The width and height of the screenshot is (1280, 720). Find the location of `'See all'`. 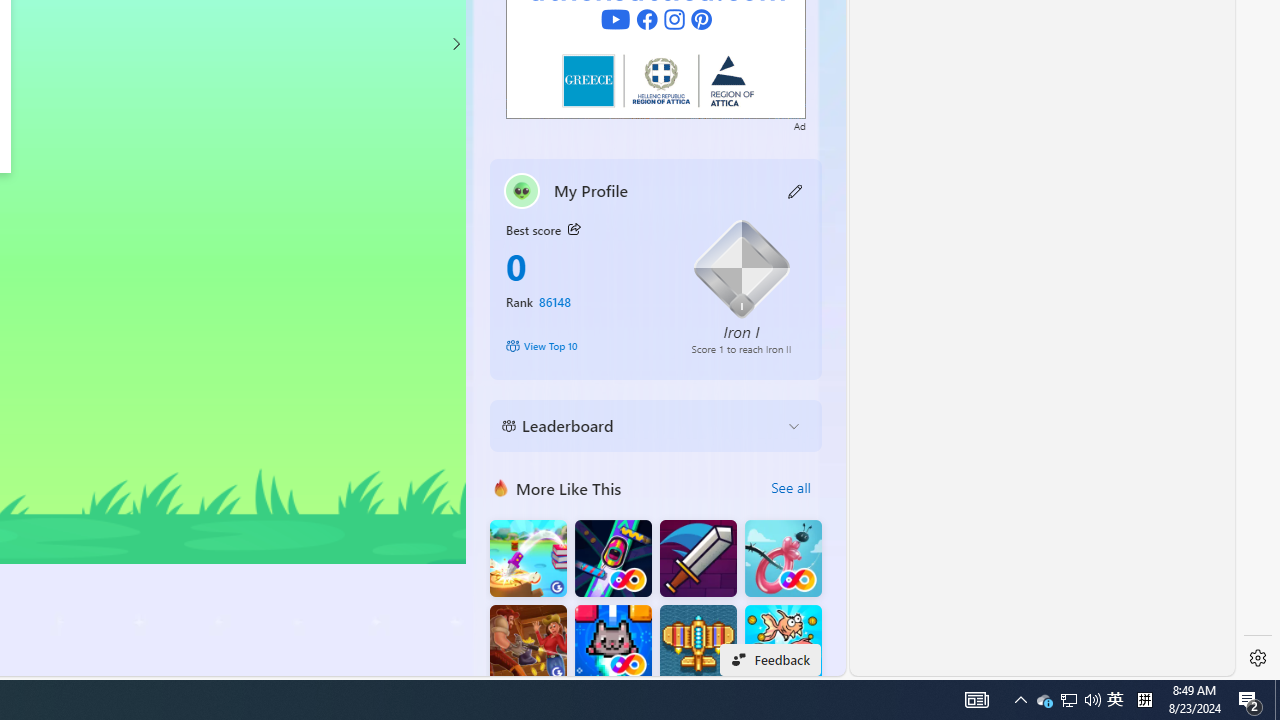

'See all' is located at coordinates (790, 488).